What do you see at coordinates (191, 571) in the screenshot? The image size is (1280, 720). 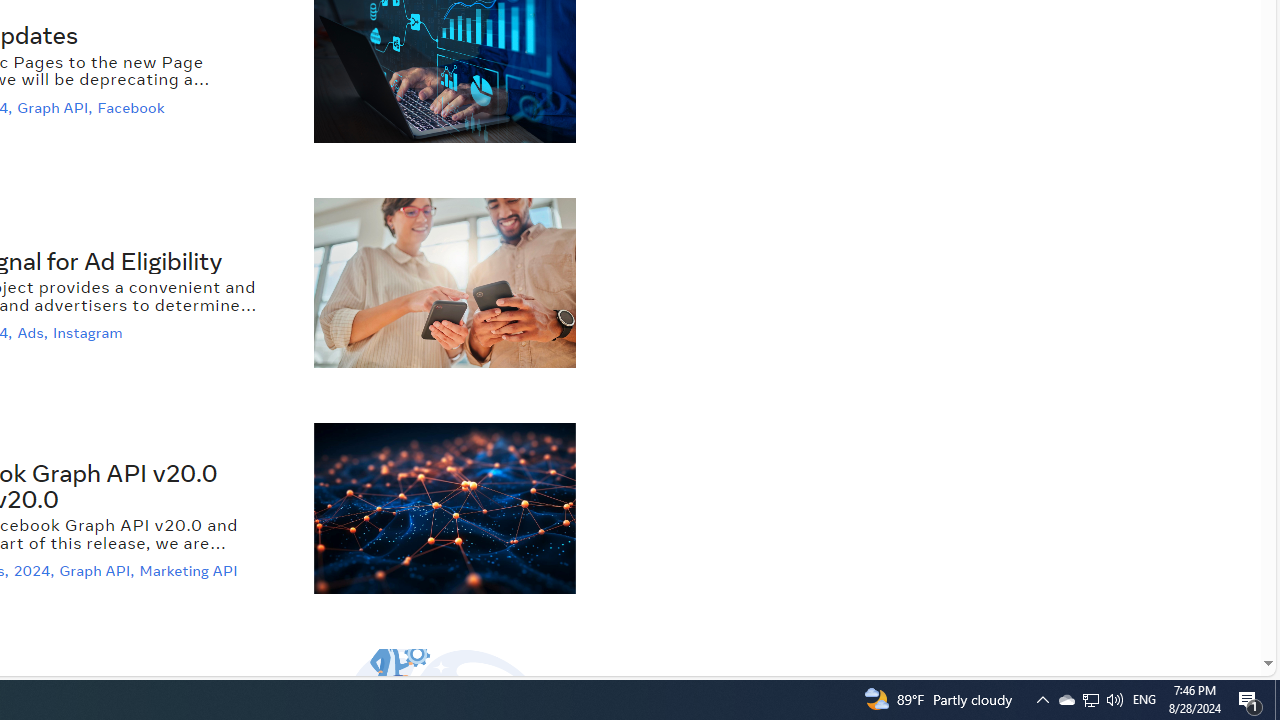 I see `'Marketing API'` at bounding box center [191, 571].